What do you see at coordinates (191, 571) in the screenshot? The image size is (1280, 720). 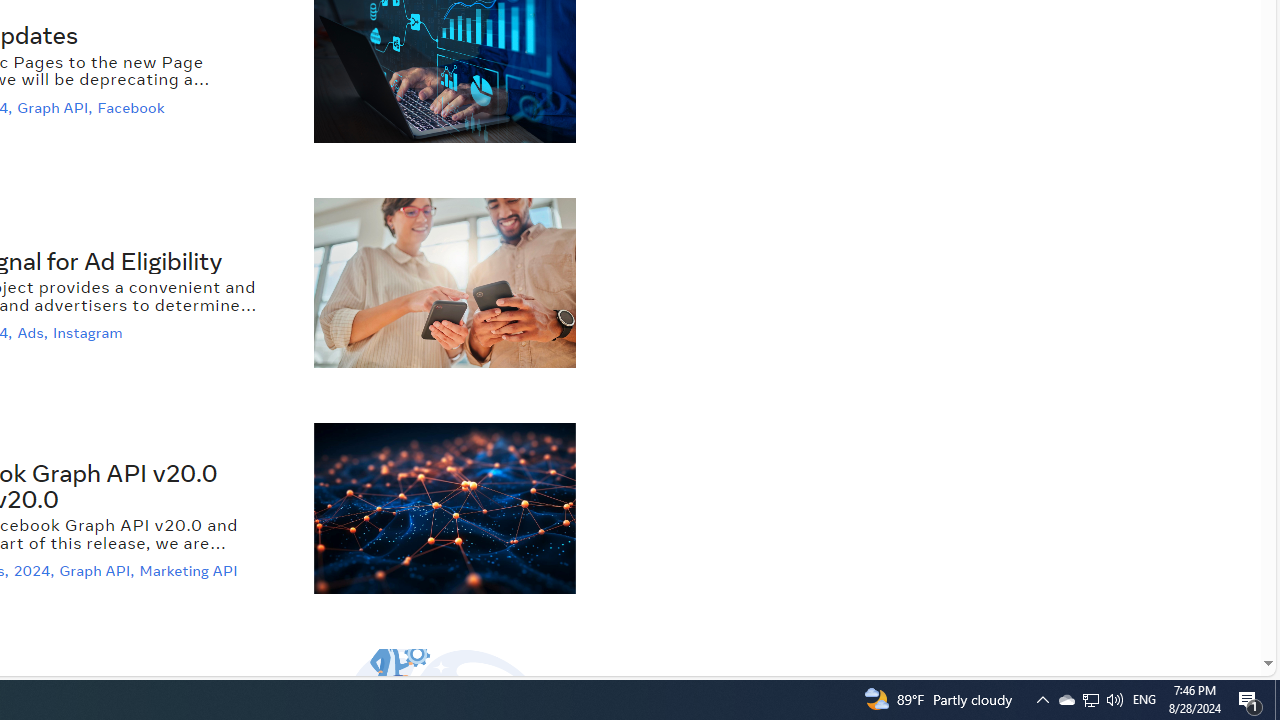 I see `'Marketing API'` at bounding box center [191, 571].